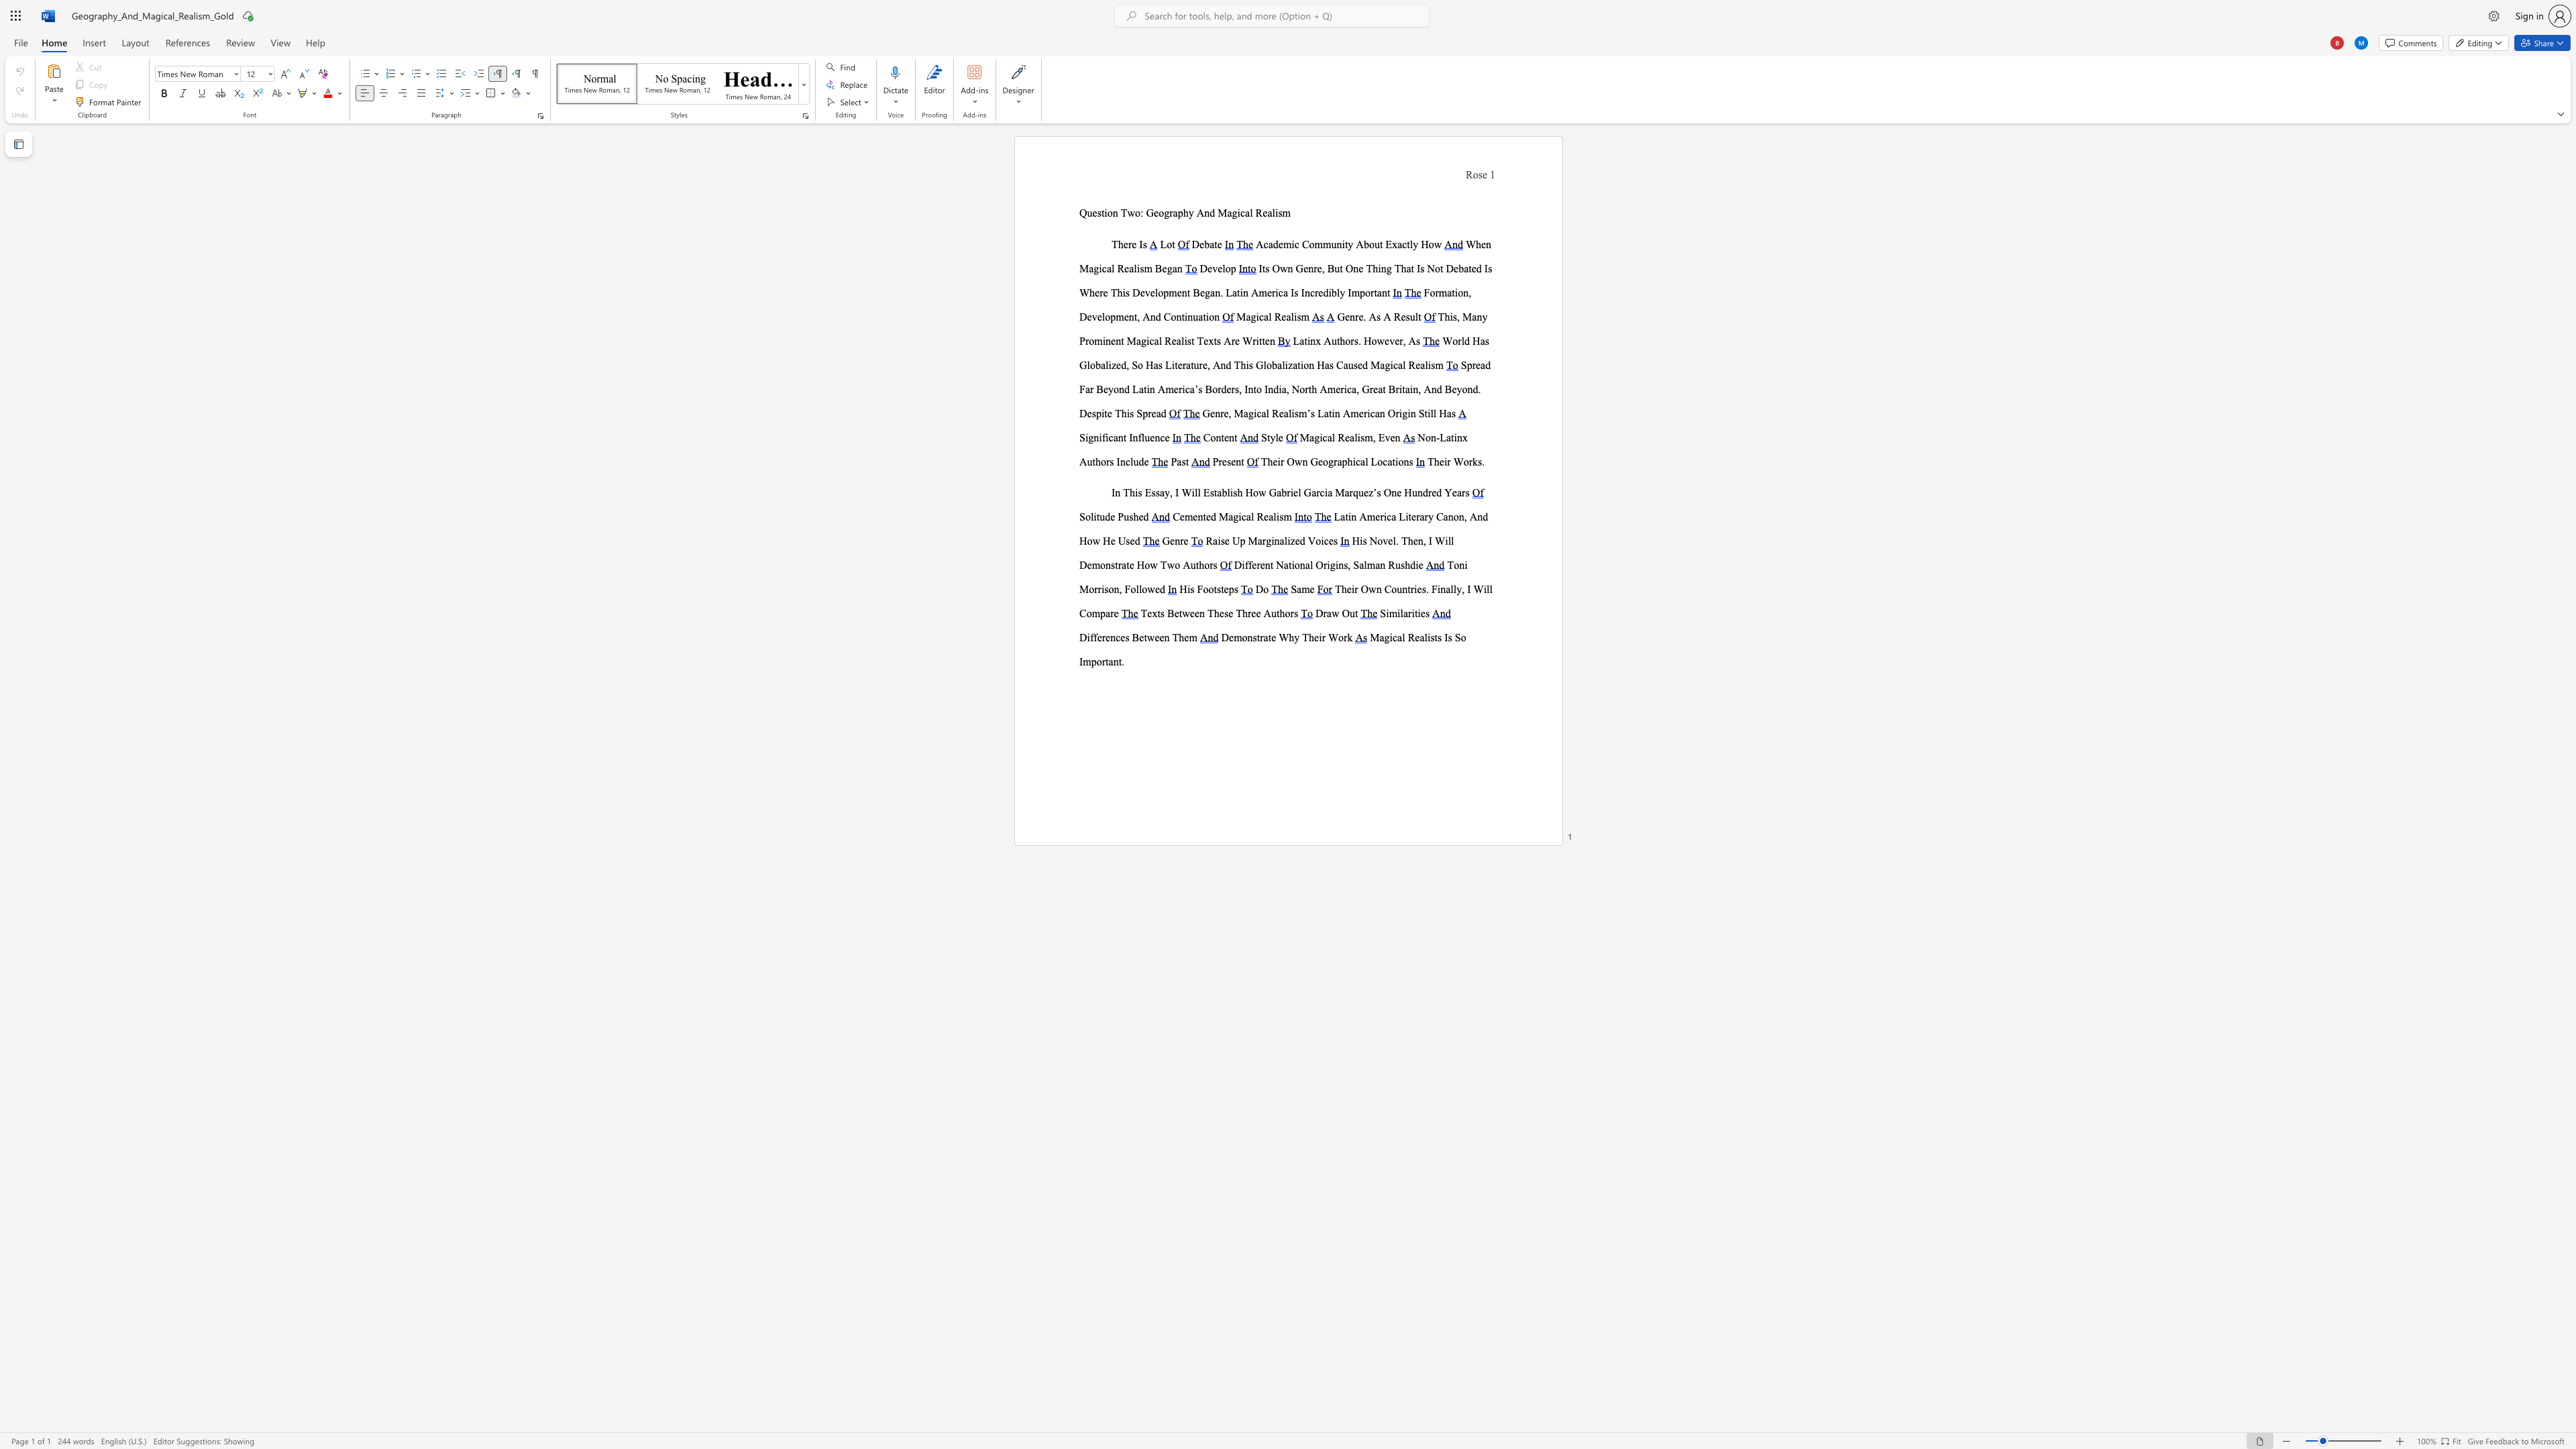 The width and height of the screenshot is (2576, 1449). Describe the element at coordinates (1352, 492) in the screenshot. I see `the subset text "quez’s One Hundred Years" within the text "In This Essay, I Will Establish How Gabriel Garcia Marquez’s One Hundred Years"` at that location.